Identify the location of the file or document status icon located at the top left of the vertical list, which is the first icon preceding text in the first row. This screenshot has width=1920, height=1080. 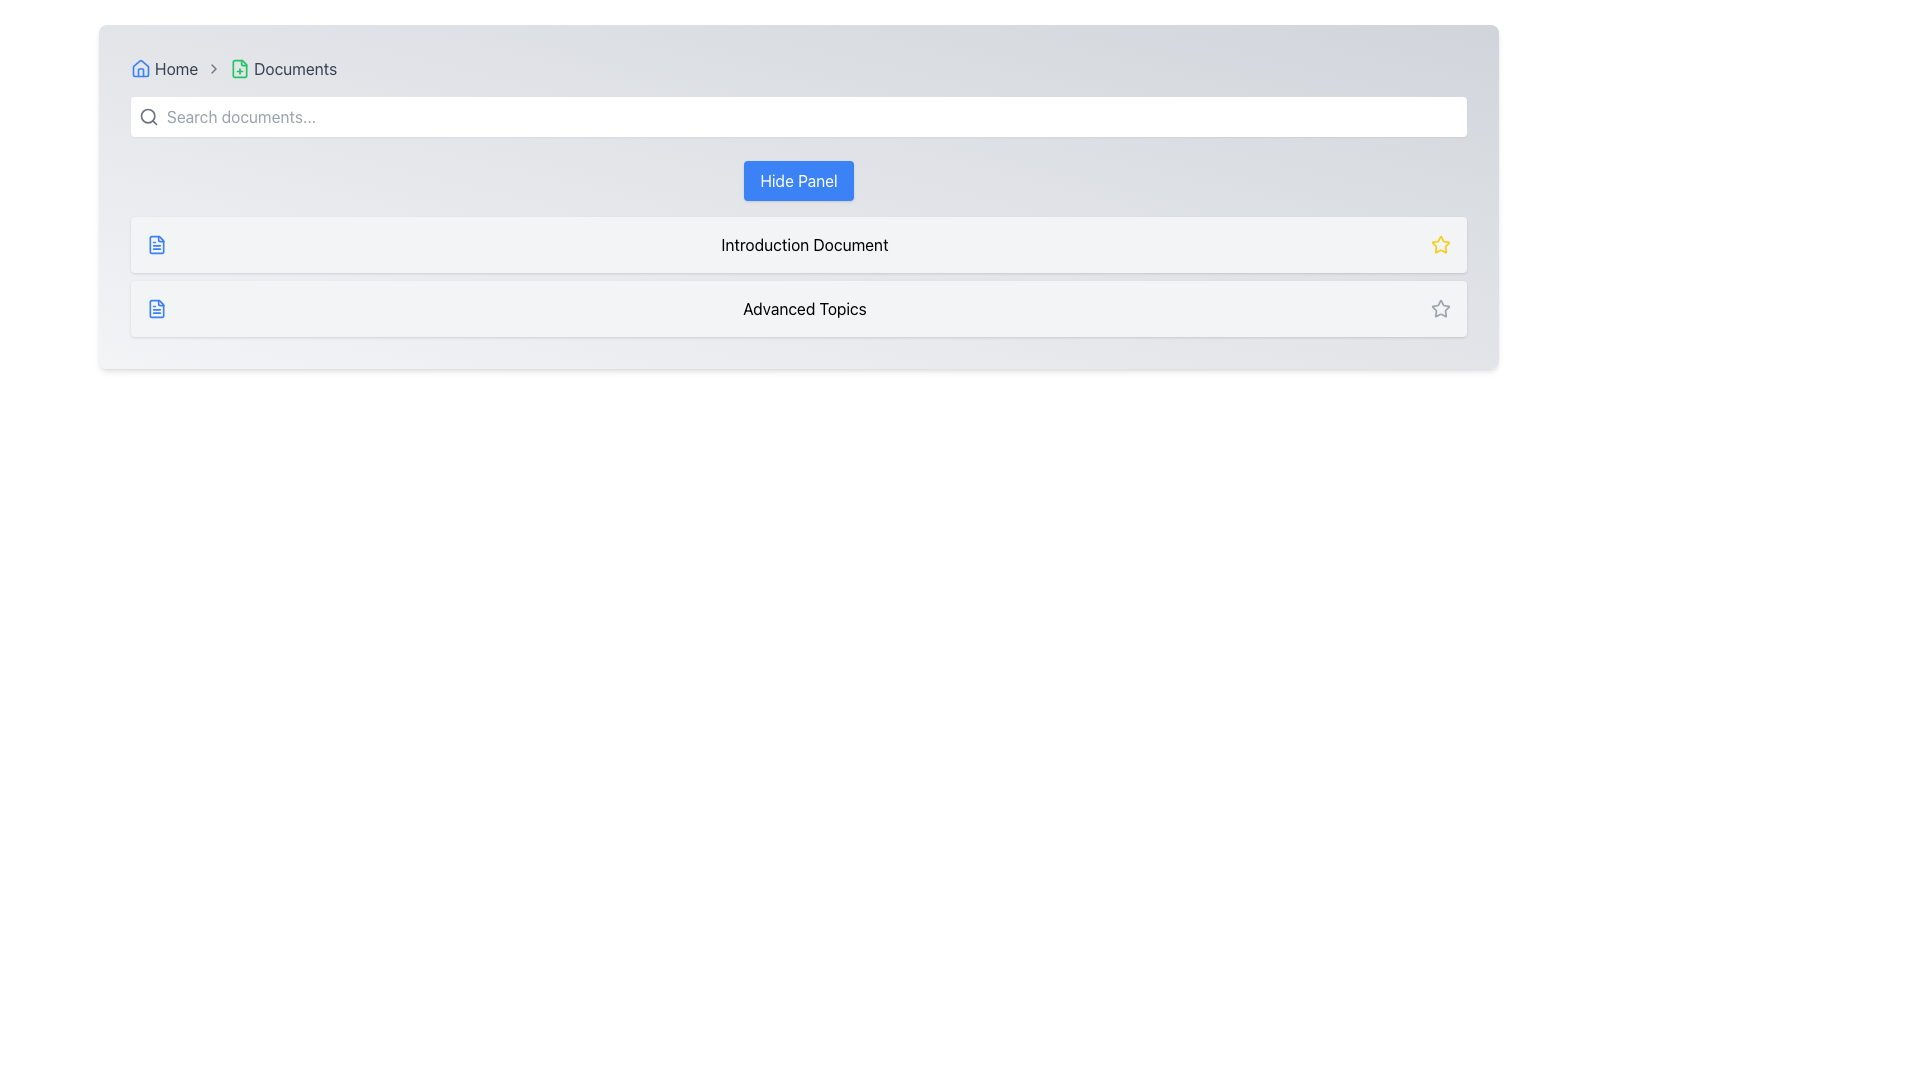
(156, 244).